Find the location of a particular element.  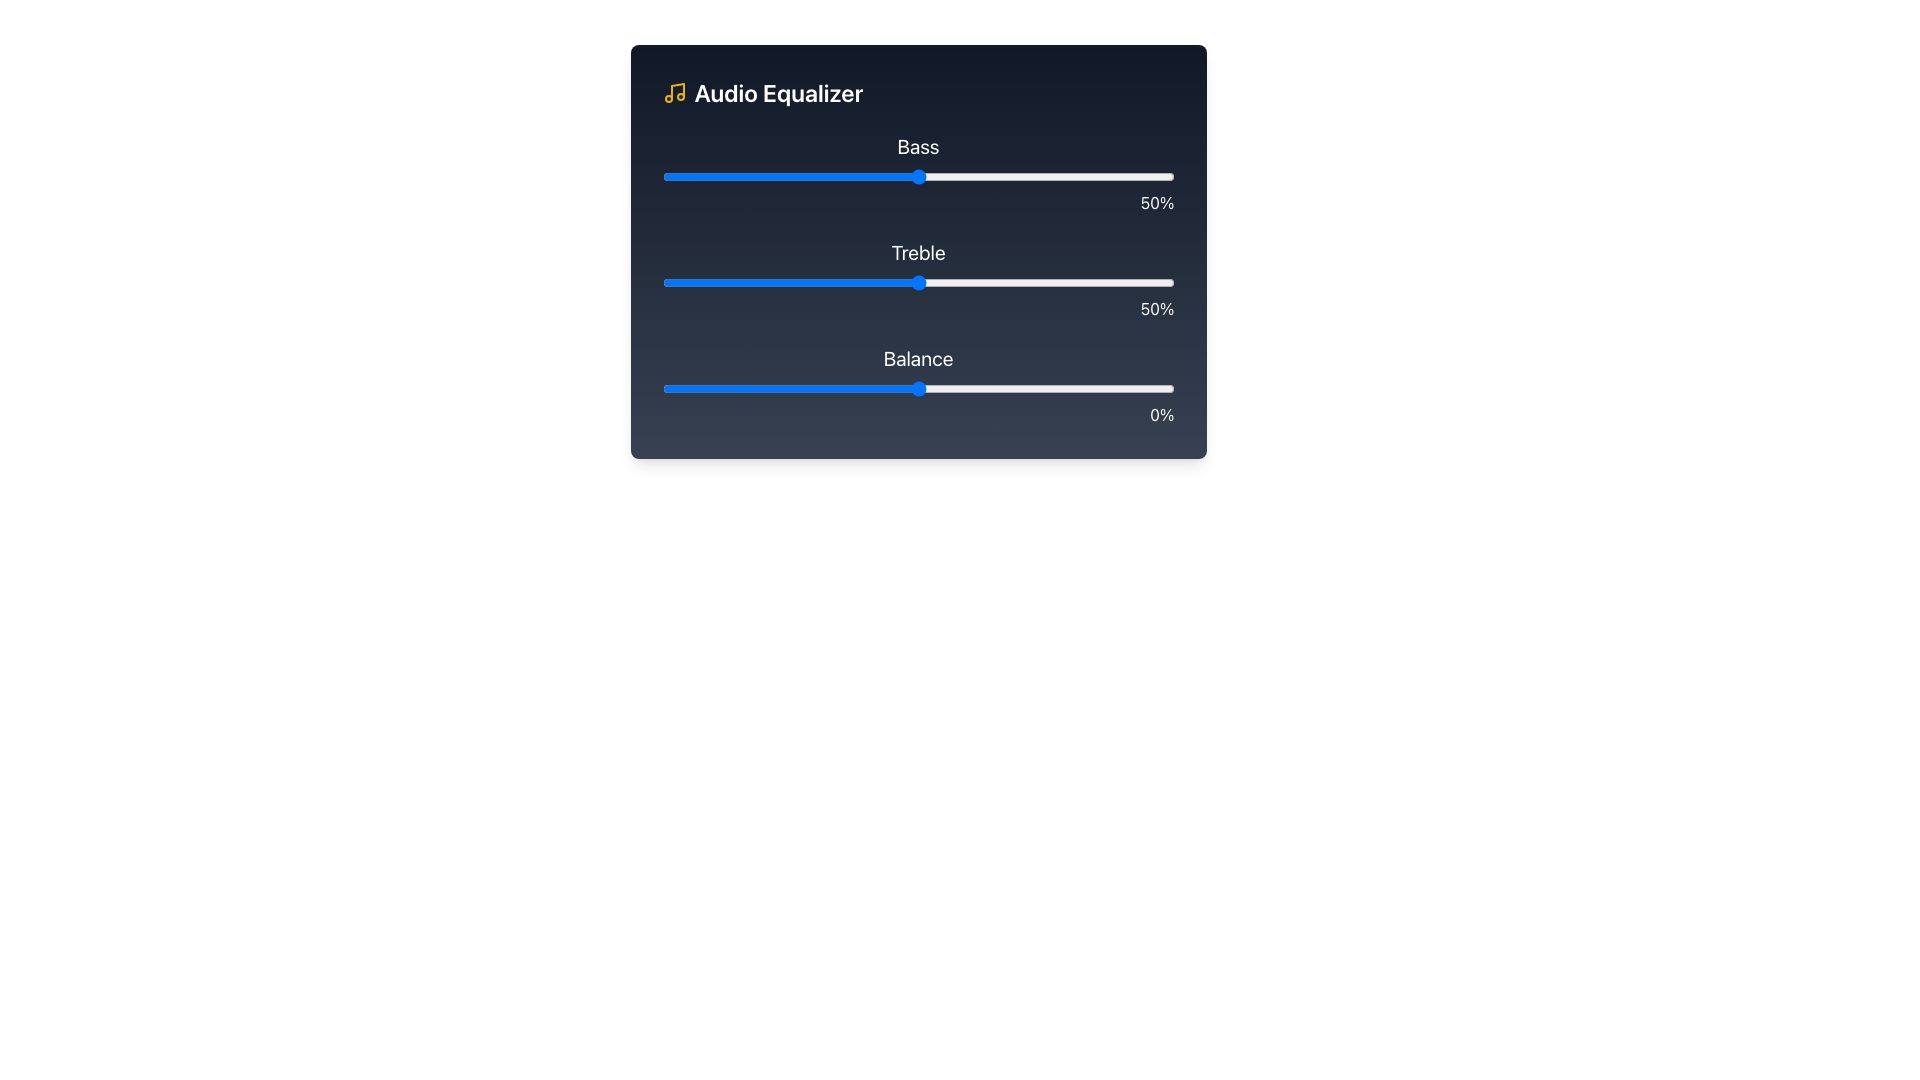

balance is located at coordinates (990, 389).